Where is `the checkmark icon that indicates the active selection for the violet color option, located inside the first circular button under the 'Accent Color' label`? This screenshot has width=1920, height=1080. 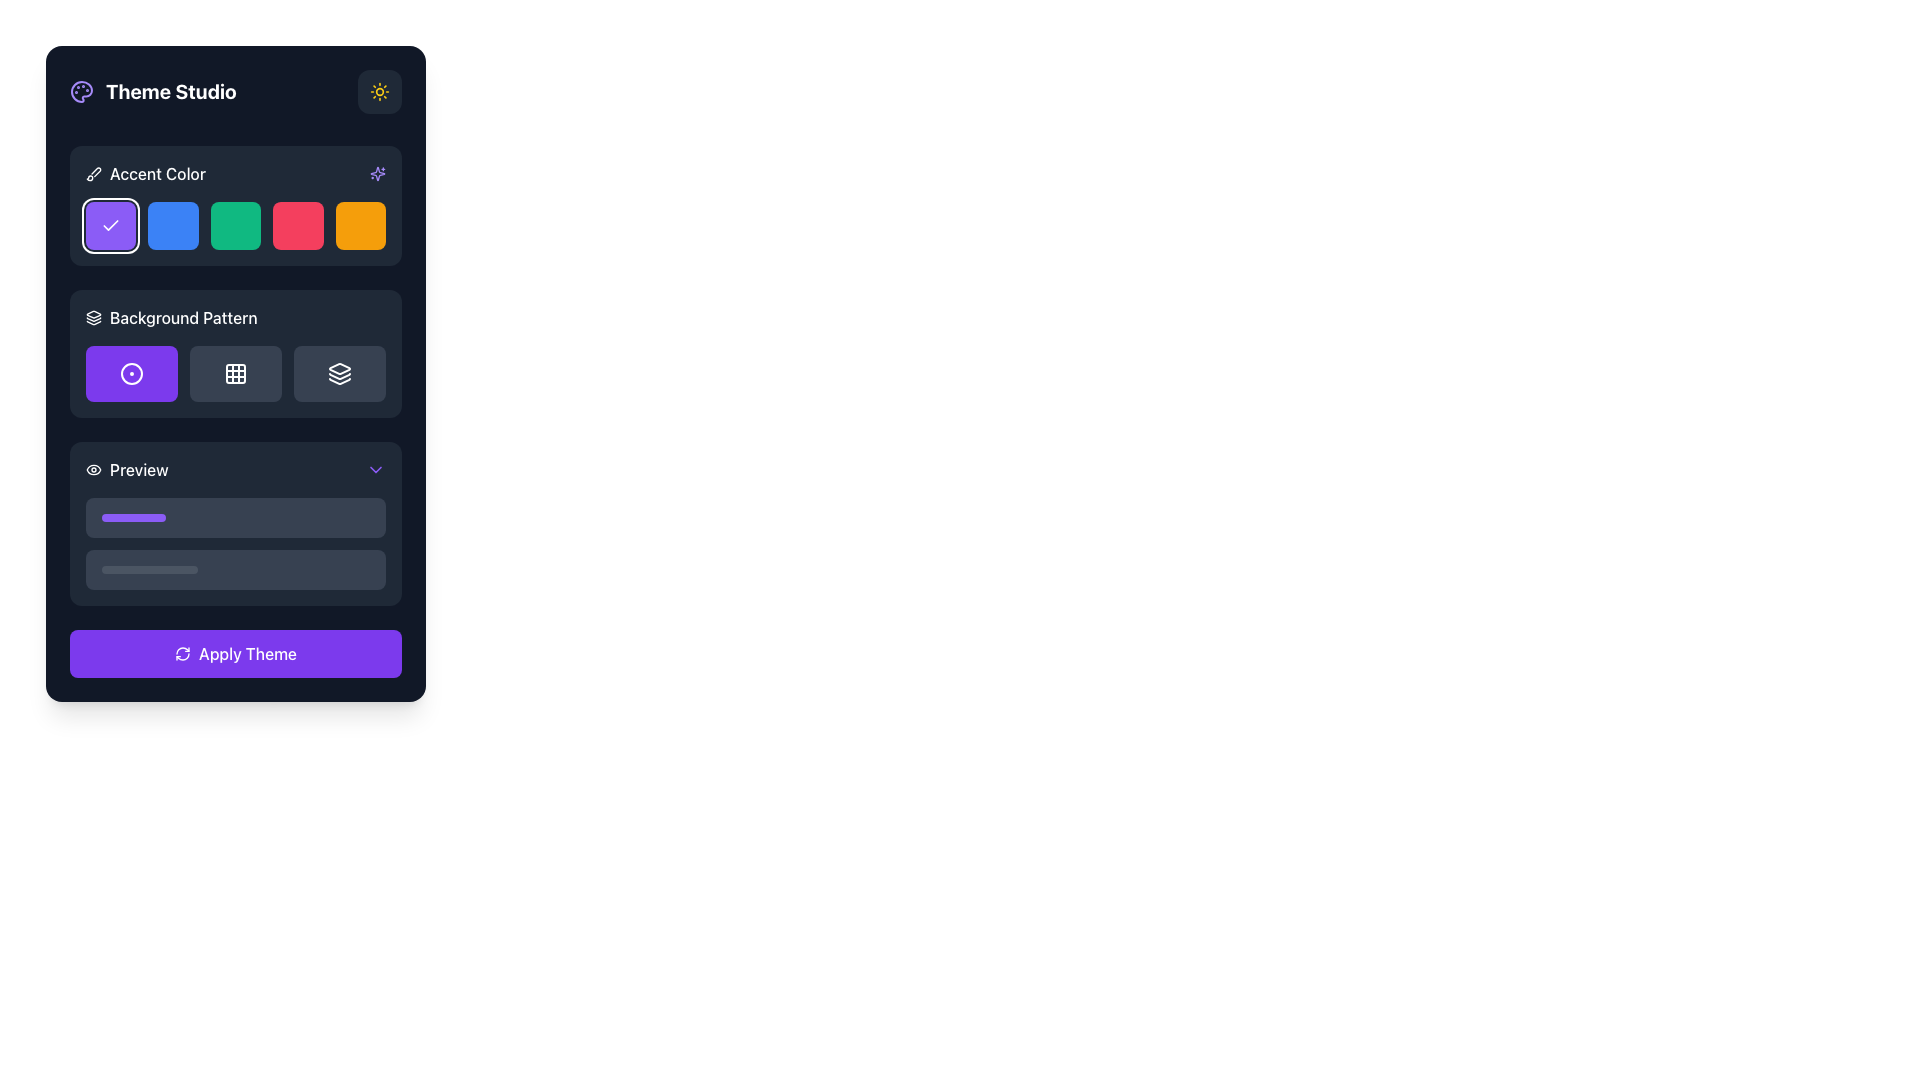 the checkmark icon that indicates the active selection for the violet color option, located inside the first circular button under the 'Accent Color' label is located at coordinates (110, 225).